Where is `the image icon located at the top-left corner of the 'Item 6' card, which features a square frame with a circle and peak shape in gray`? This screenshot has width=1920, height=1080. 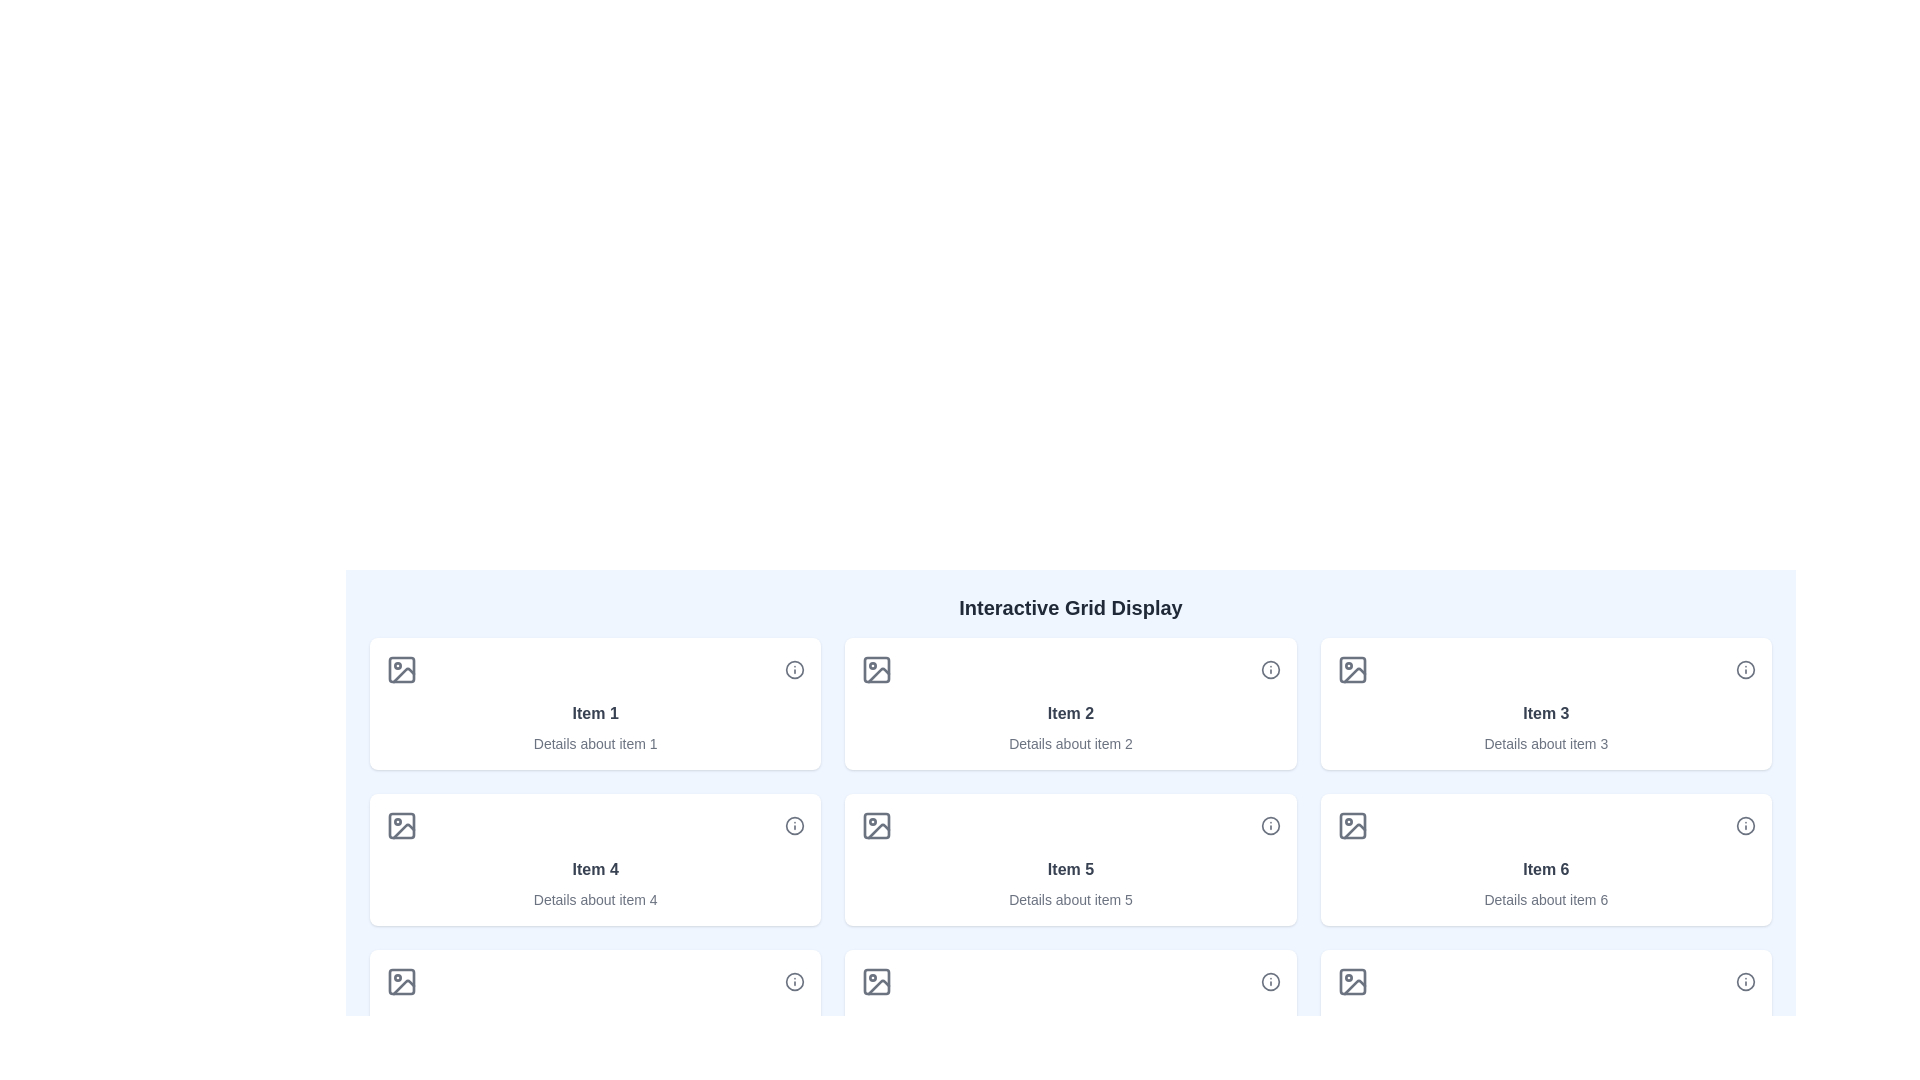 the image icon located at the top-left corner of the 'Item 6' card, which features a square frame with a circle and peak shape in gray is located at coordinates (1352, 825).